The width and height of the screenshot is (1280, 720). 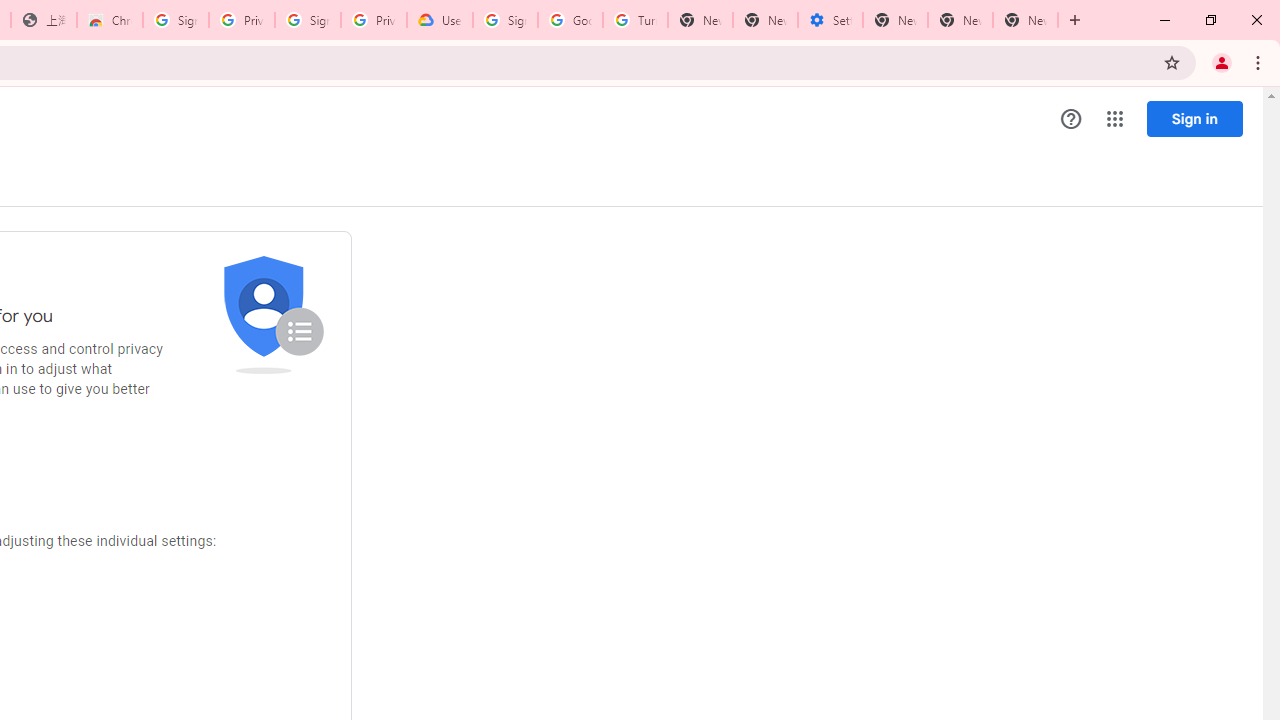 I want to click on 'Help', so click(x=1070, y=119).